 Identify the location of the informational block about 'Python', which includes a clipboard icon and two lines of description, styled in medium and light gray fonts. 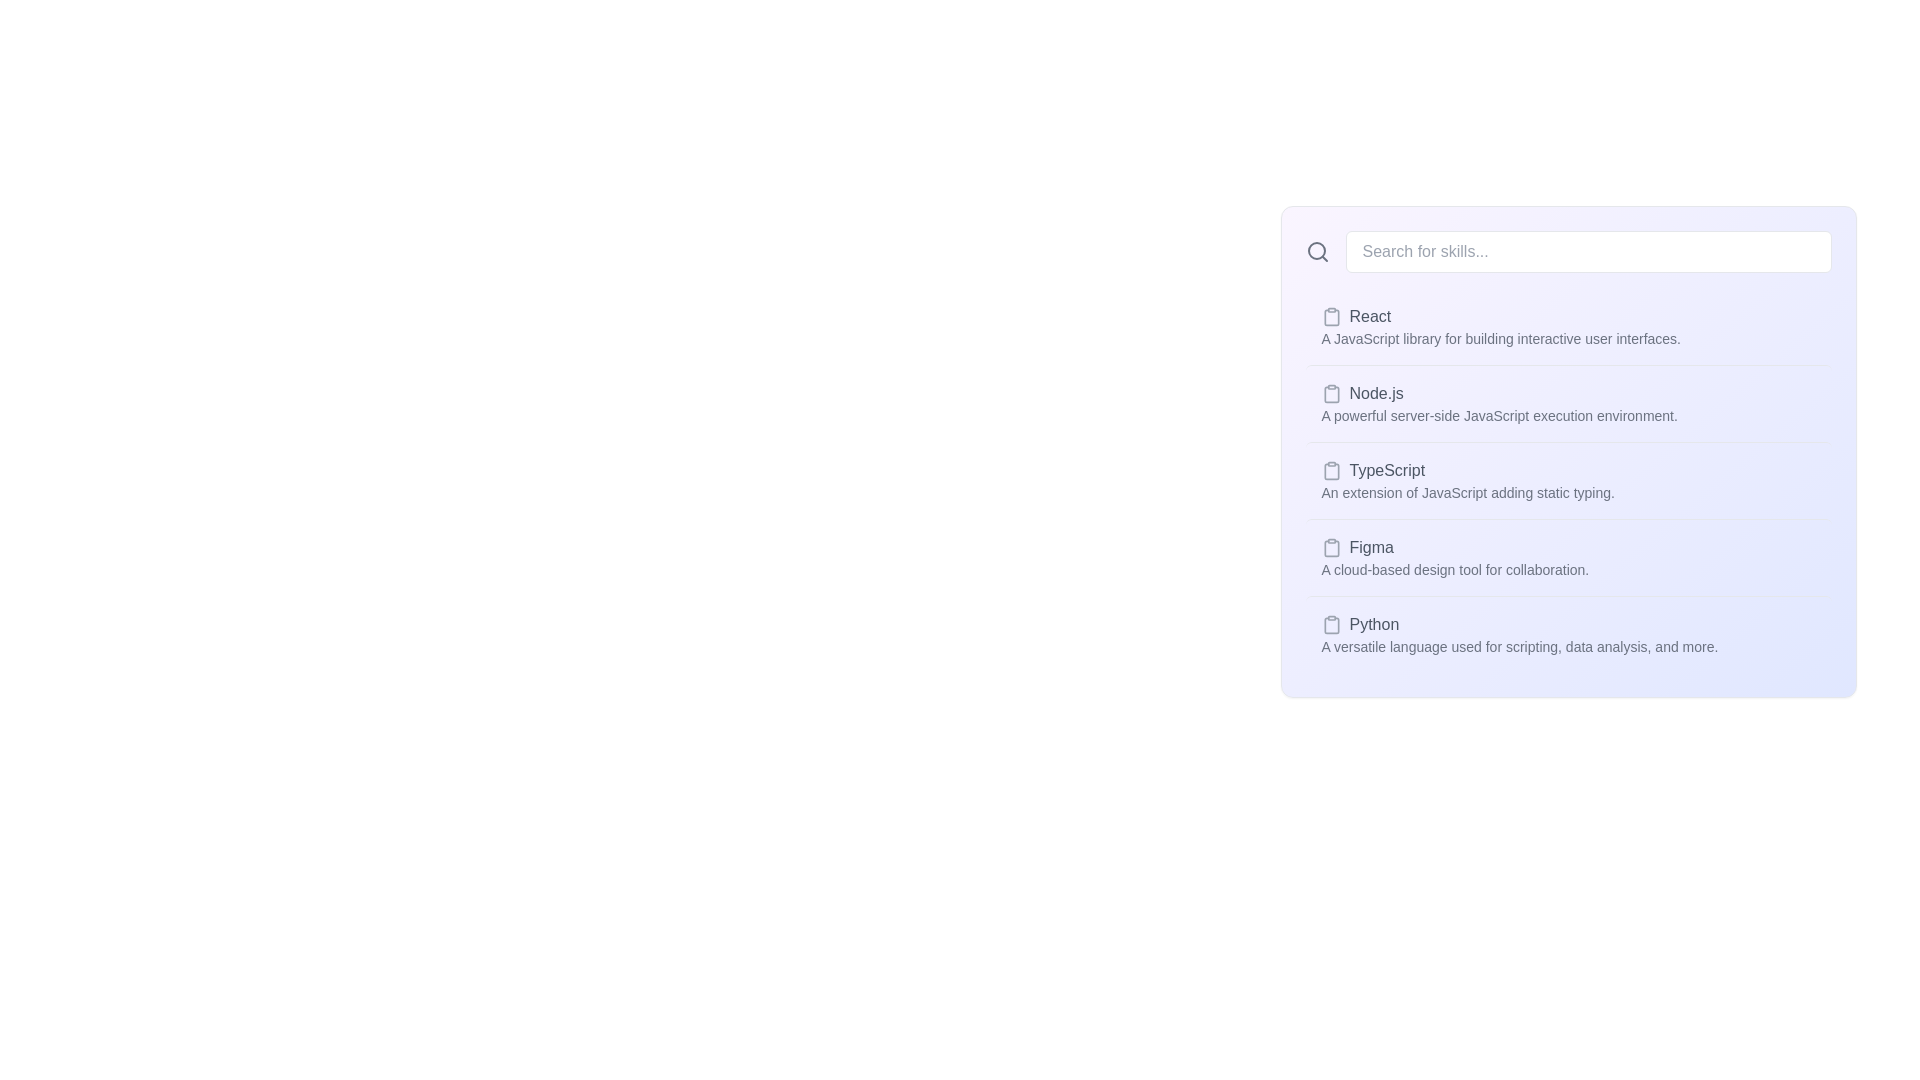
(1519, 635).